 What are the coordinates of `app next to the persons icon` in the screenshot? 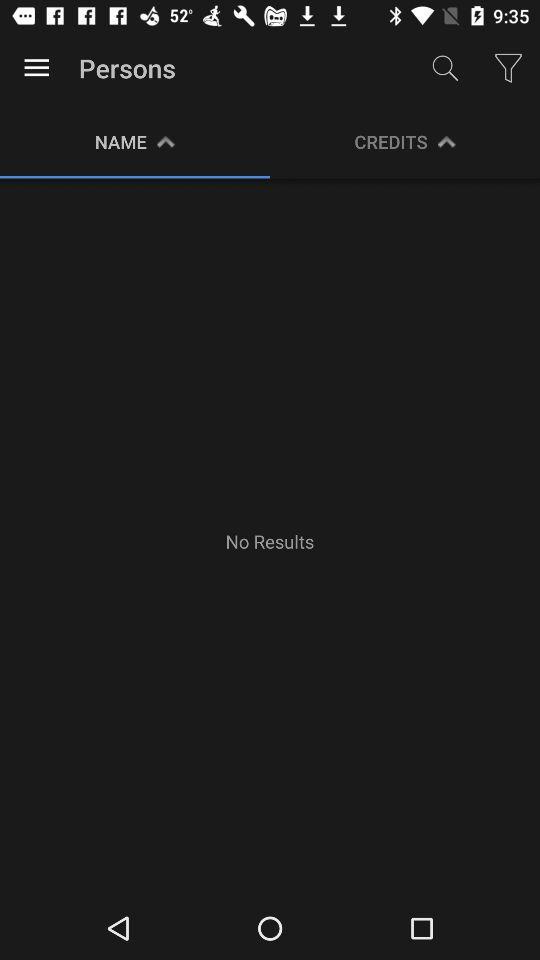 It's located at (36, 68).